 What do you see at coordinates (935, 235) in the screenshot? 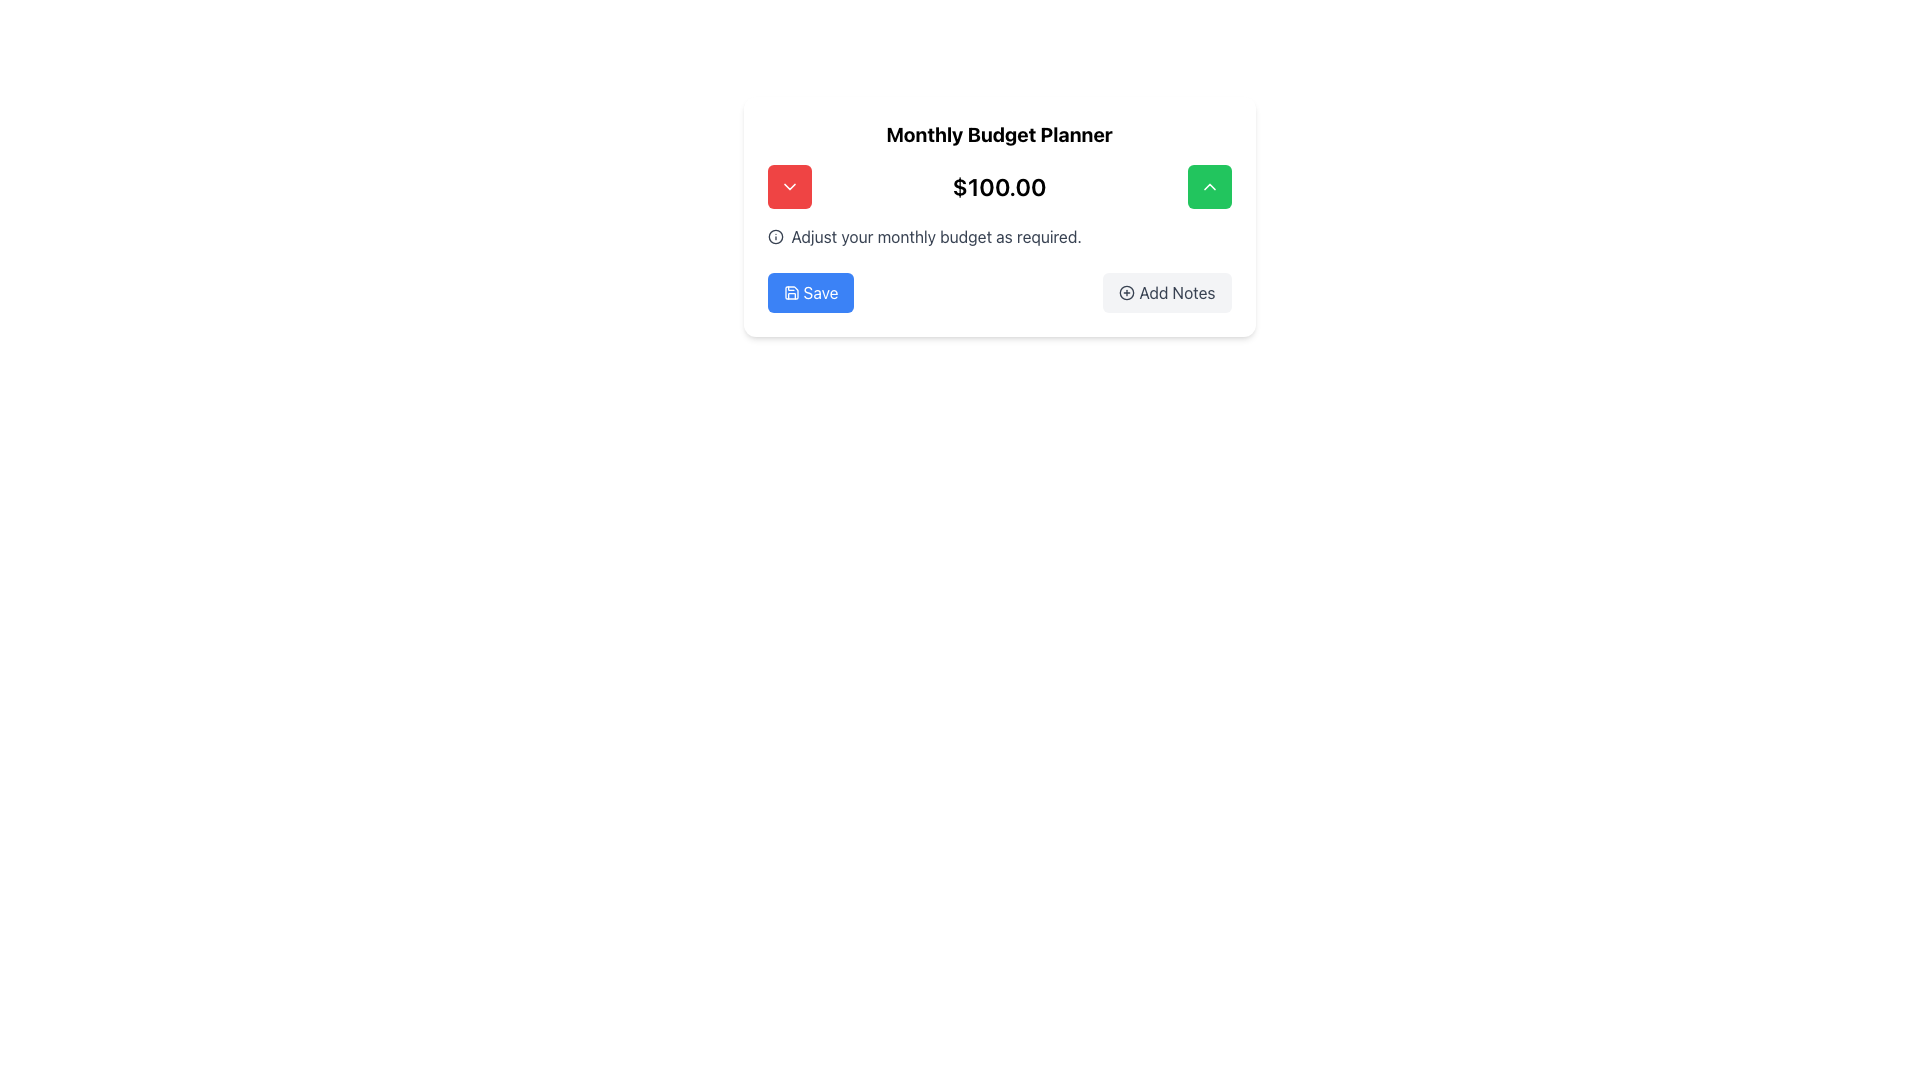
I see `text that says 'Adjust your monthly budget as required.' located below the monetary value display of '$100.00' in the 'Monthly Budget Planner' section` at bounding box center [935, 235].